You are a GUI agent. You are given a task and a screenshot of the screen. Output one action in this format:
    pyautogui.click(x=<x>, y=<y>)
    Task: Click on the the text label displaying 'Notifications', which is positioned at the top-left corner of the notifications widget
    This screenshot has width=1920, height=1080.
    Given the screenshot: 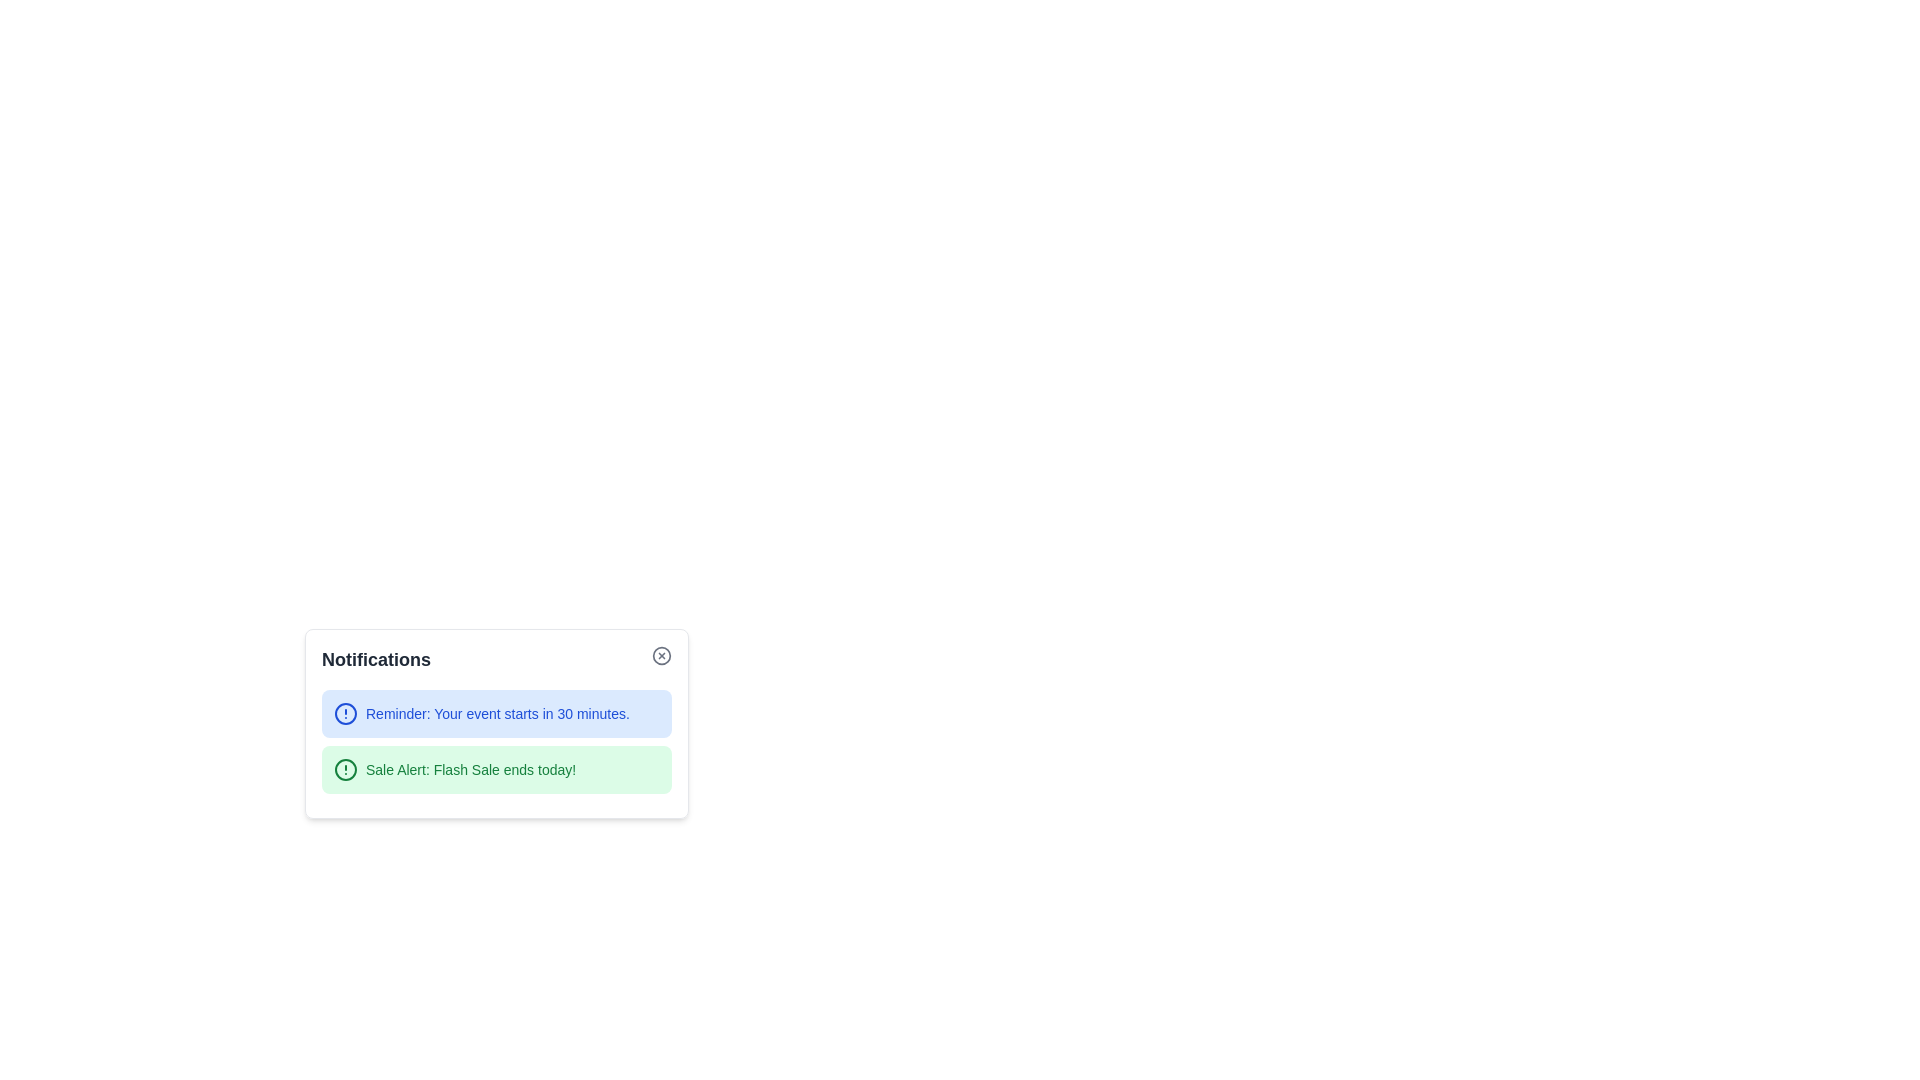 What is the action you would take?
    pyautogui.click(x=376, y=659)
    